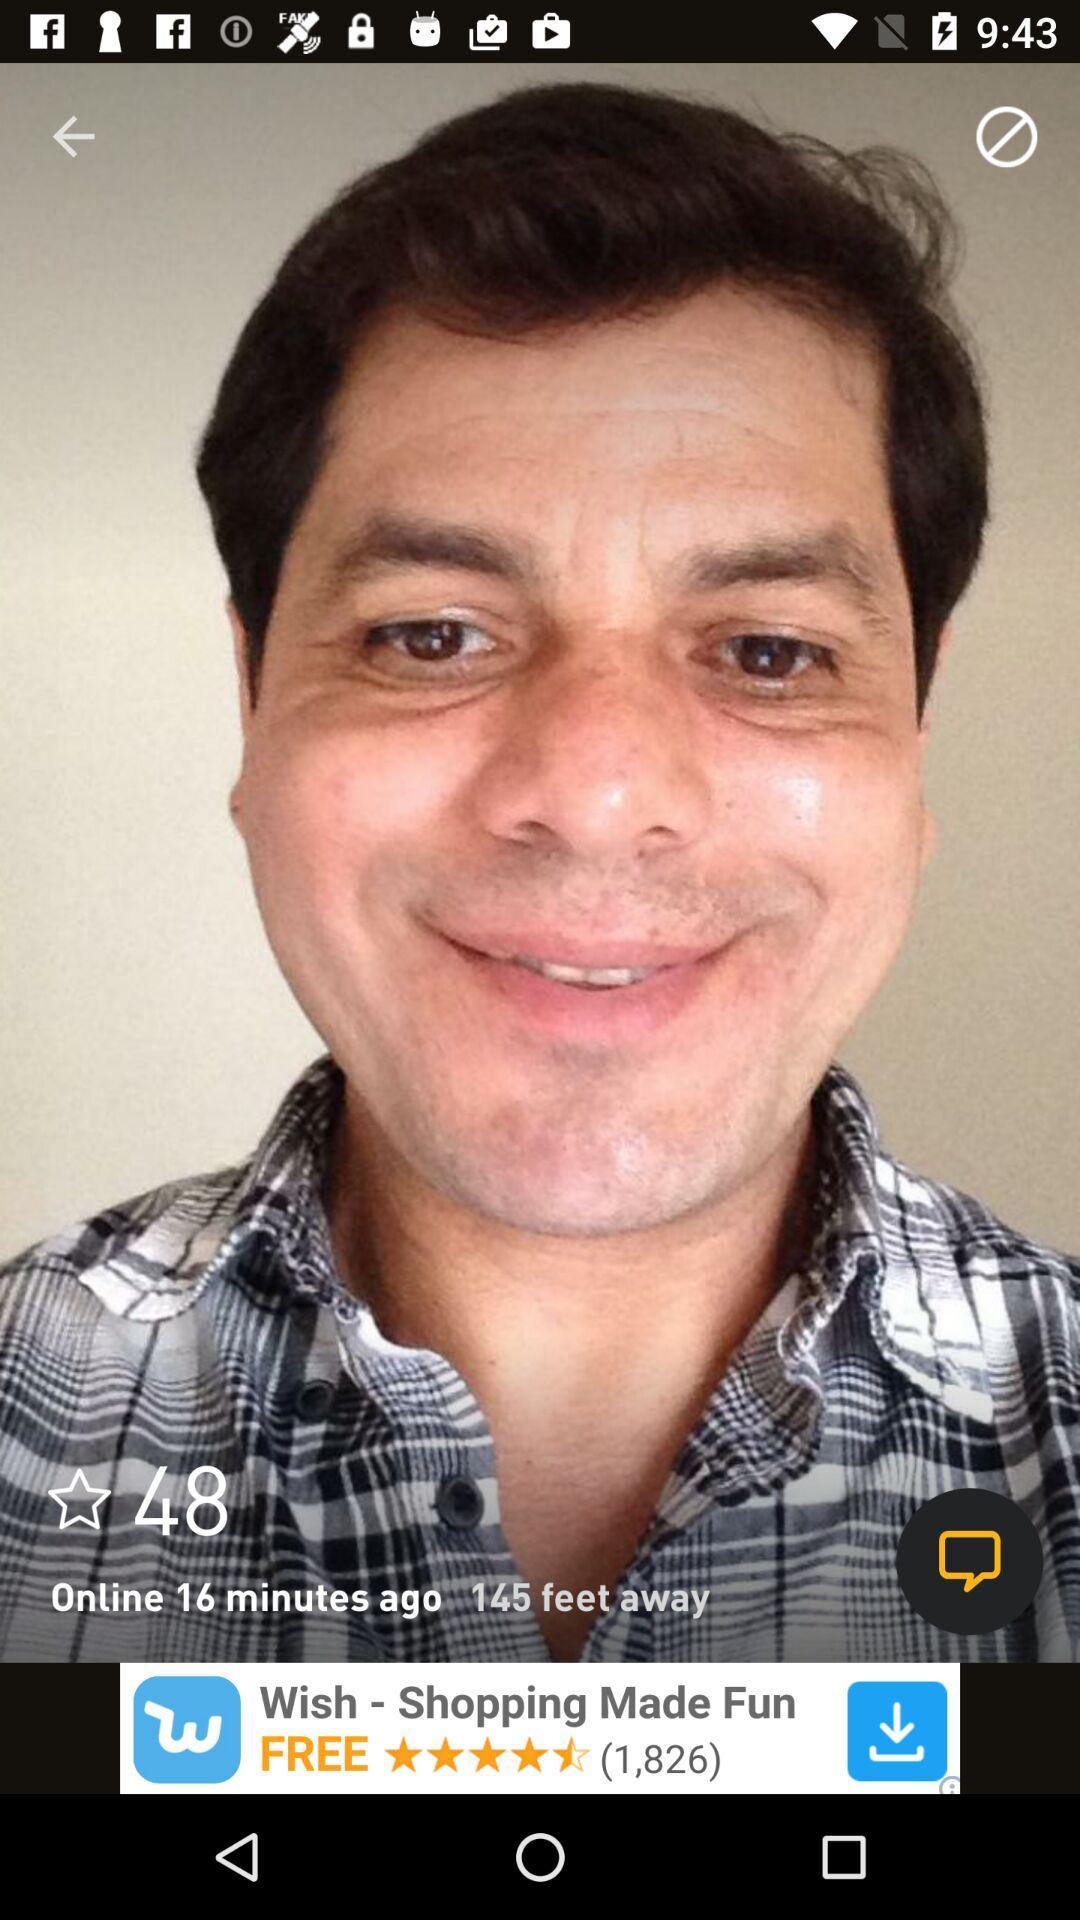 Image resolution: width=1080 pixels, height=1920 pixels. I want to click on click advertisement, so click(540, 1727).